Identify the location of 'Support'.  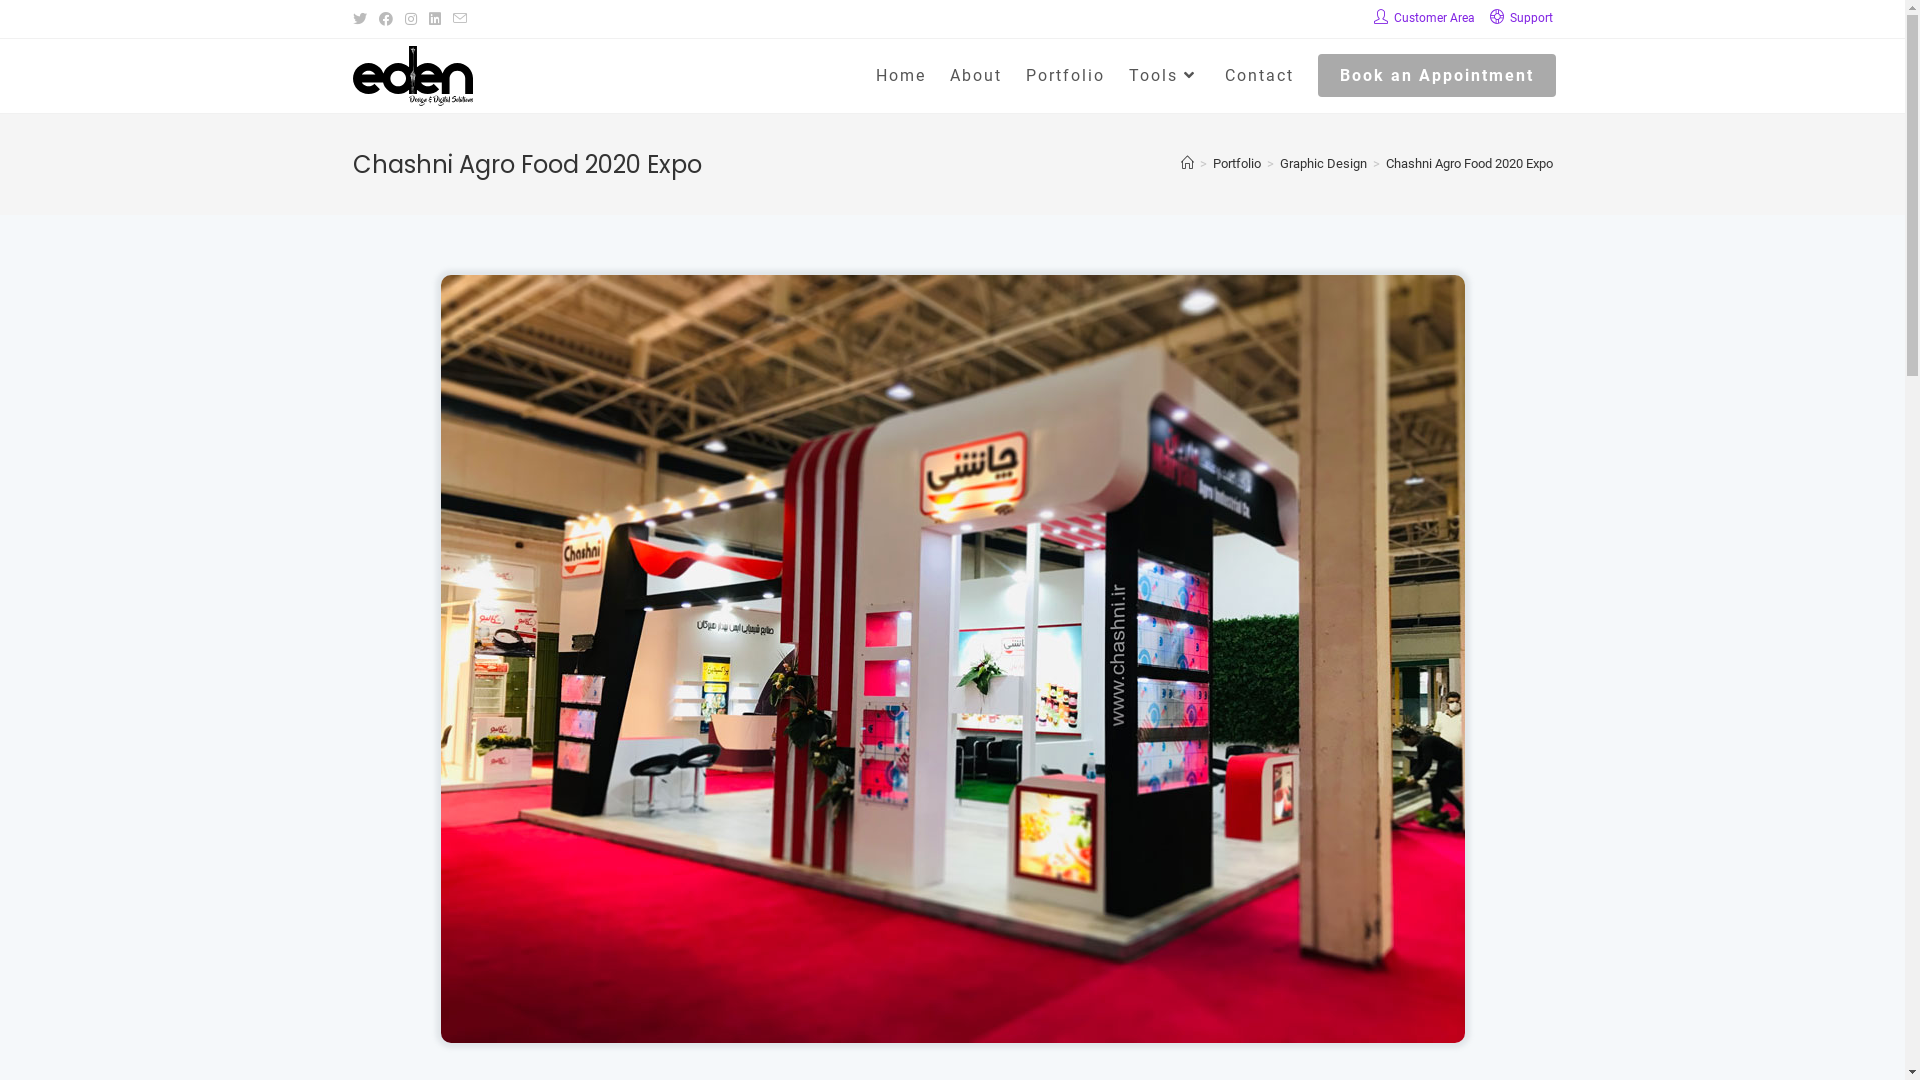
(1520, 19).